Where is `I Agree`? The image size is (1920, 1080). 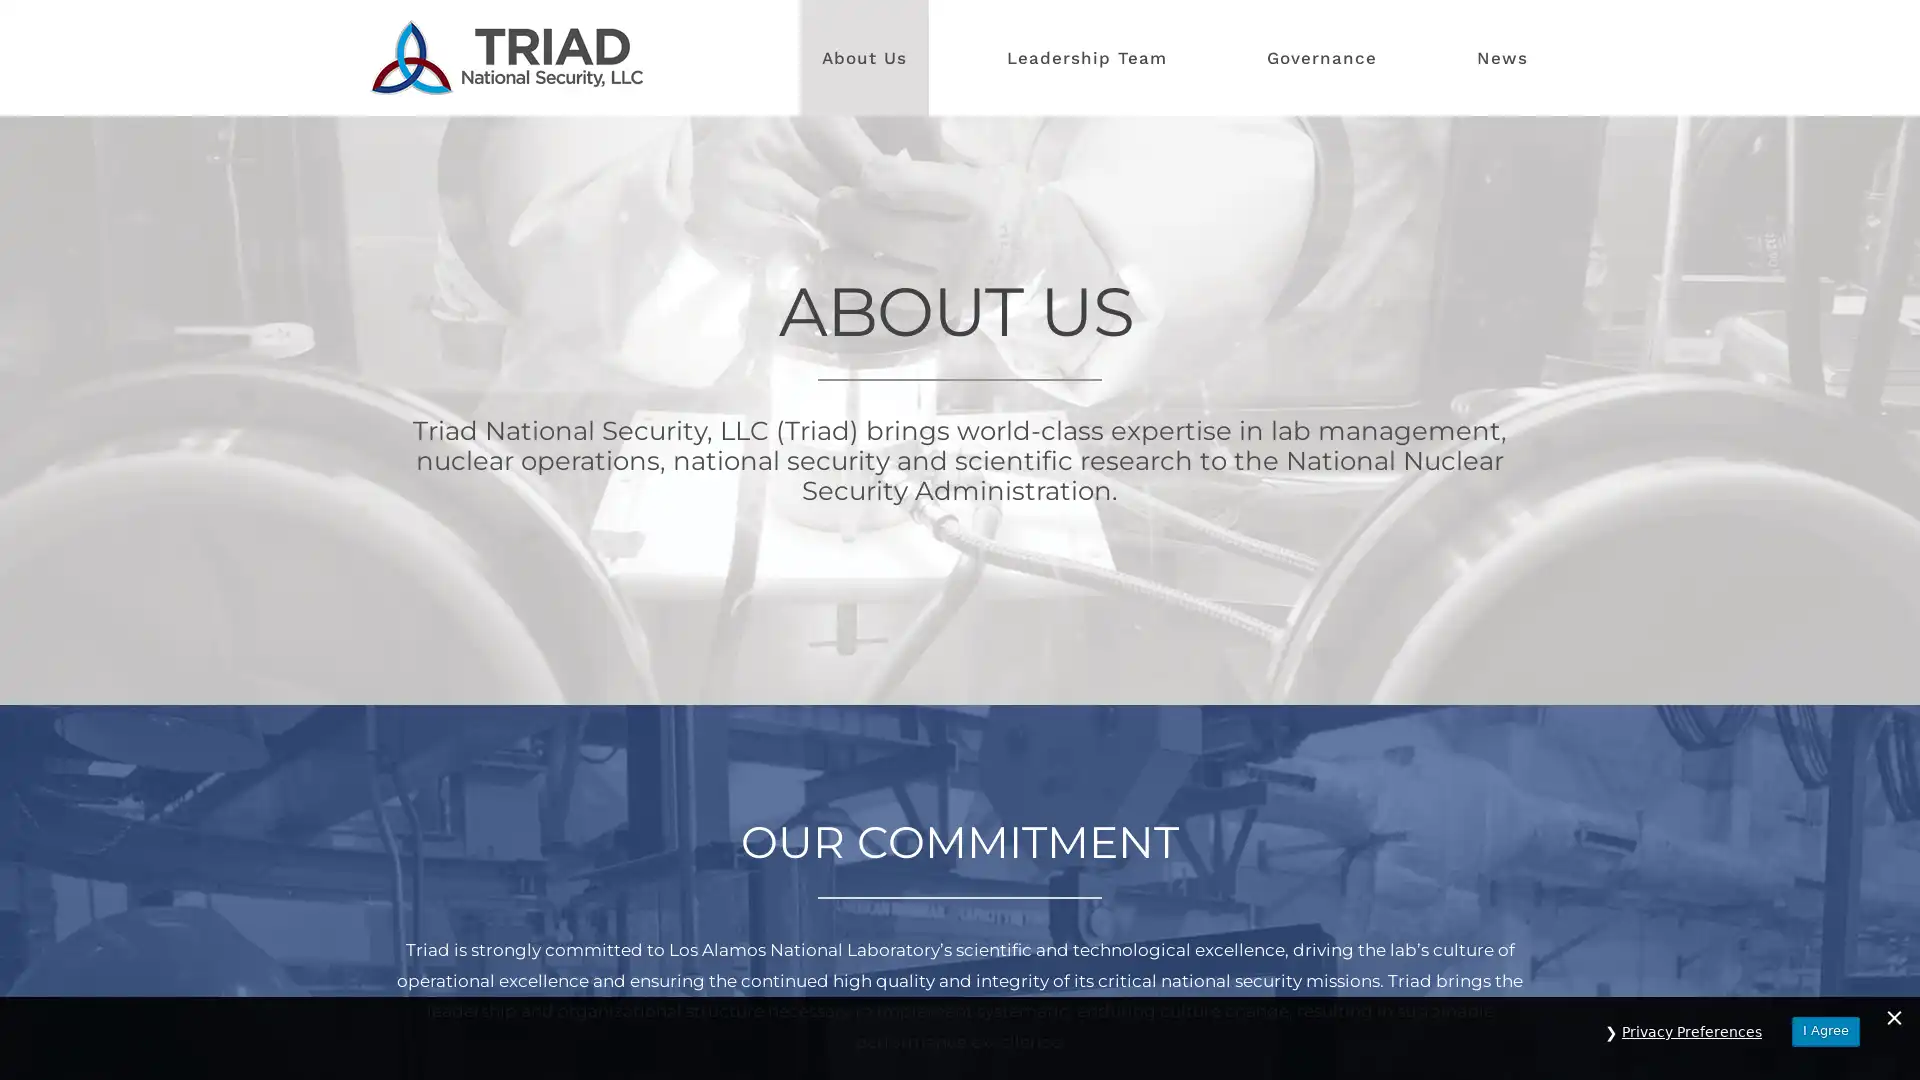
I Agree is located at coordinates (1825, 1042).